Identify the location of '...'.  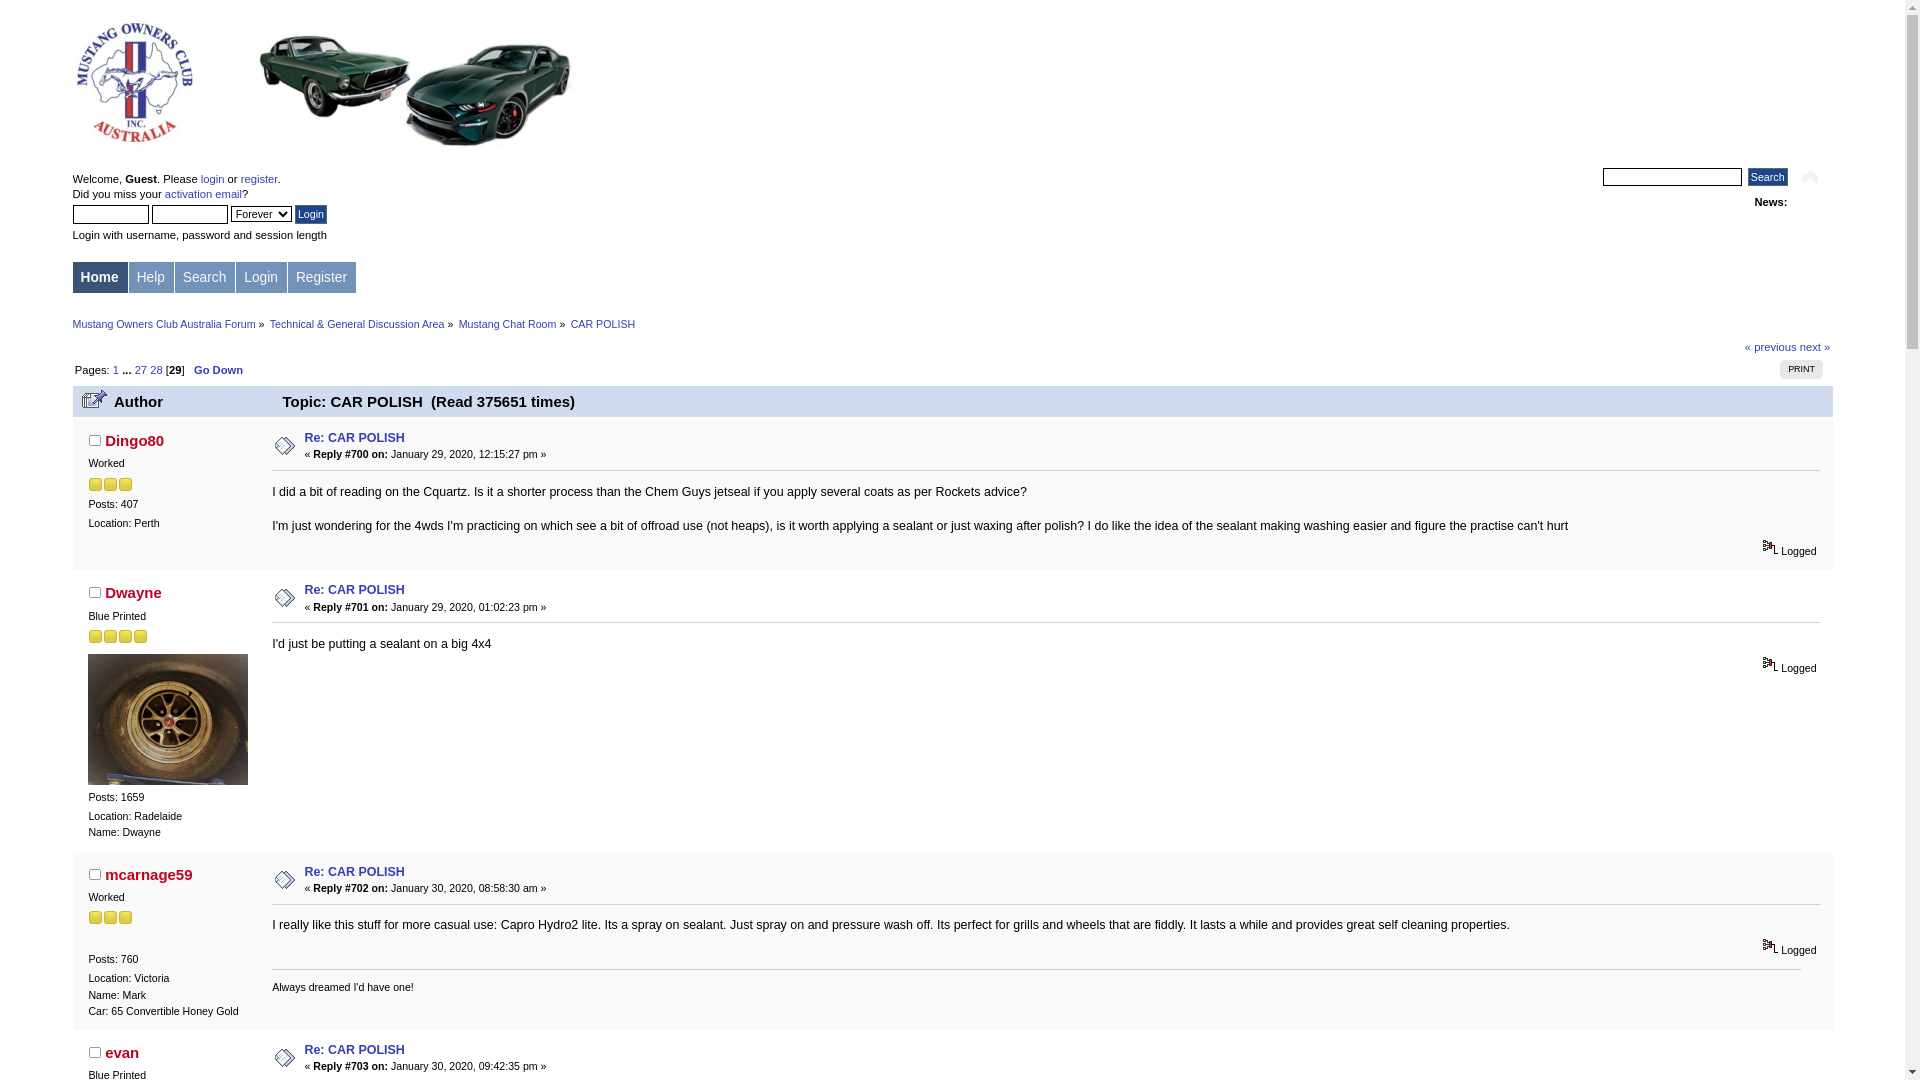
(120, 370).